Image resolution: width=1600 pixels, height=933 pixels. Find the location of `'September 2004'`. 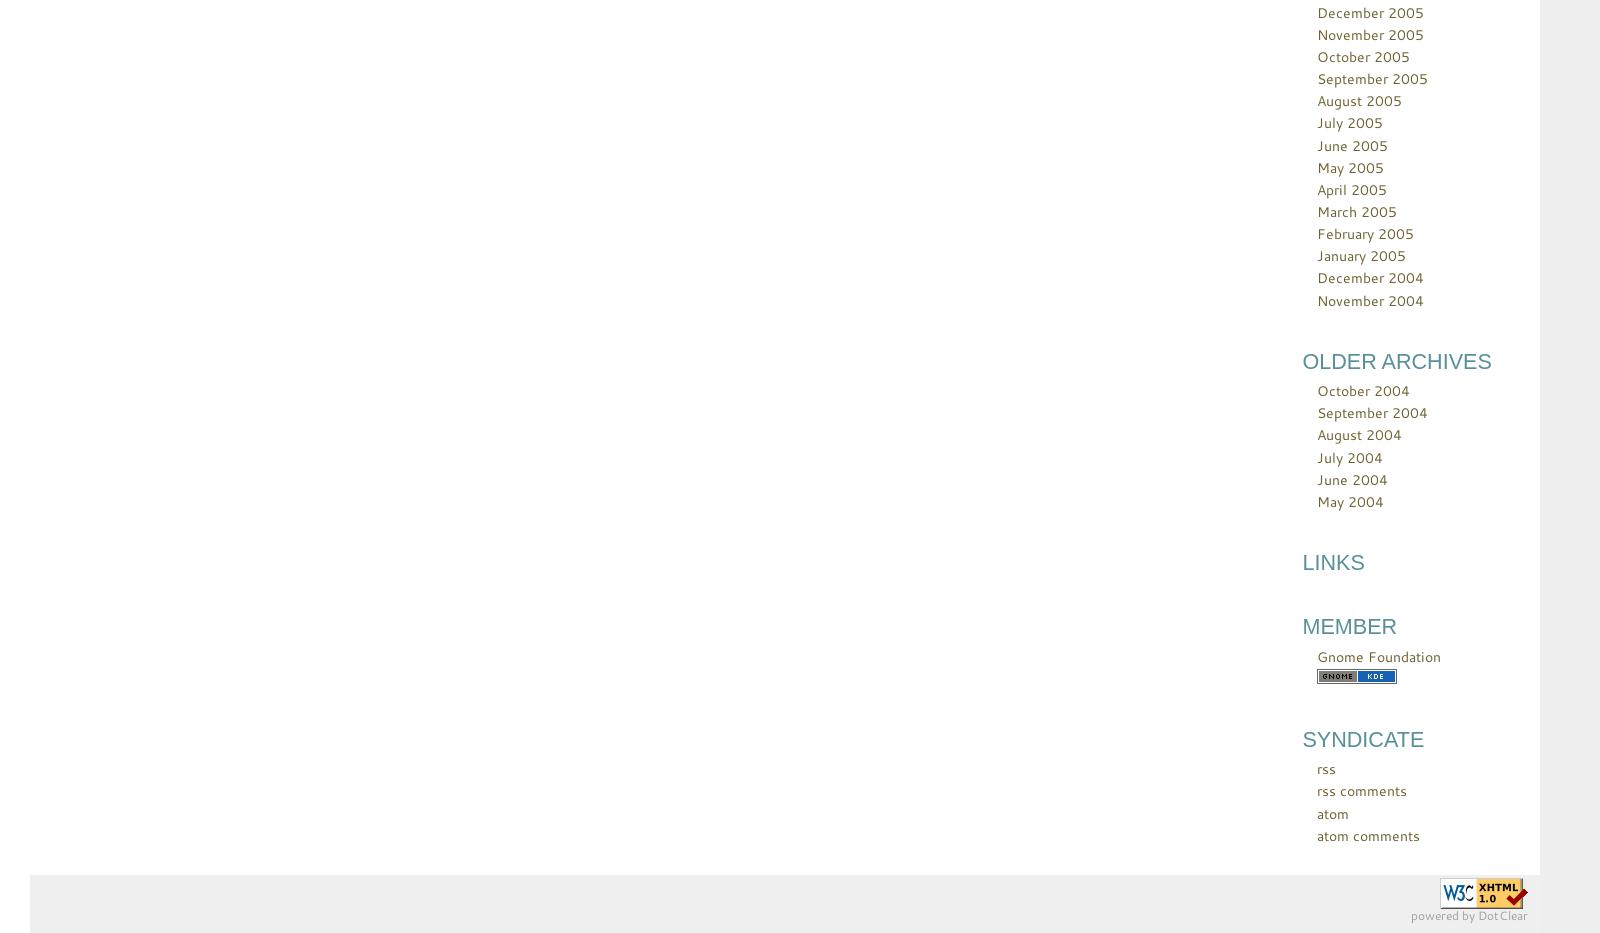

'September 2004' is located at coordinates (1371, 412).